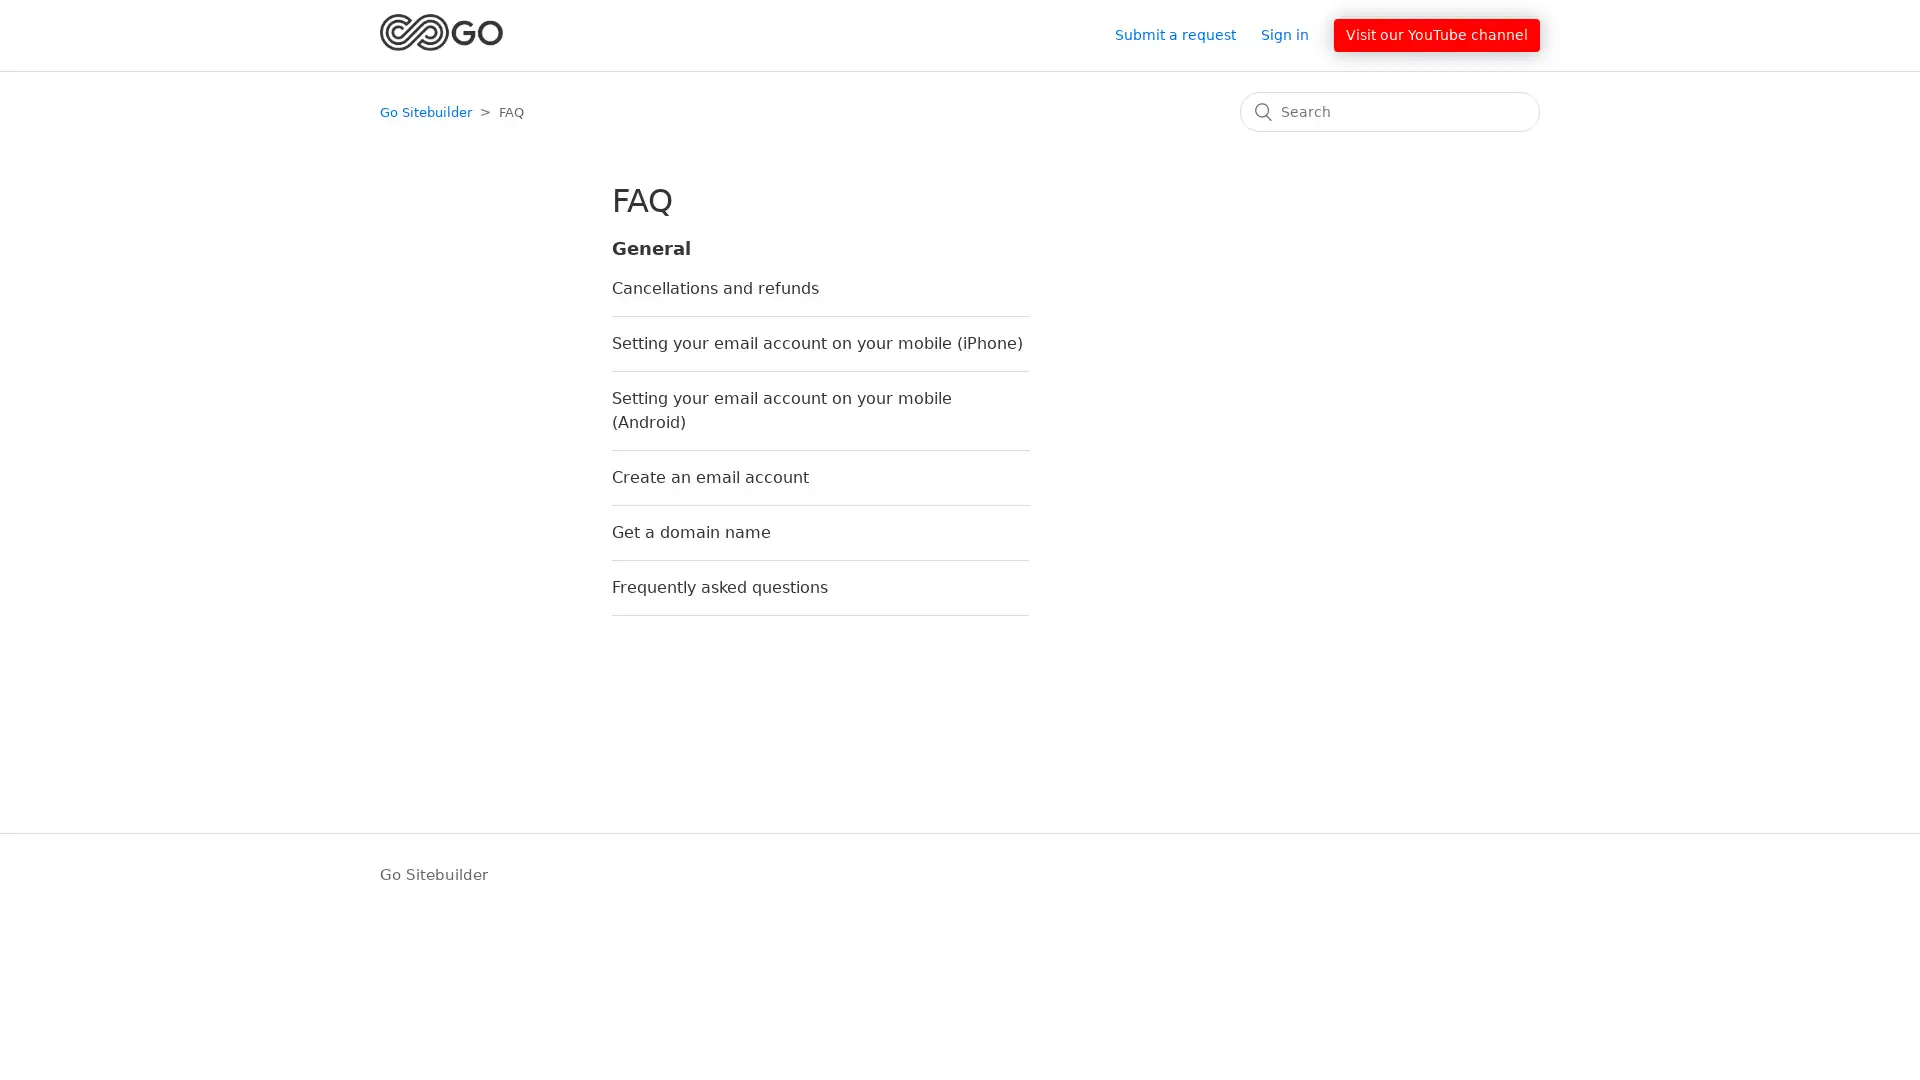 The width and height of the screenshot is (1920, 1080). What do you see at coordinates (1295, 34) in the screenshot?
I see `Sign in` at bounding box center [1295, 34].